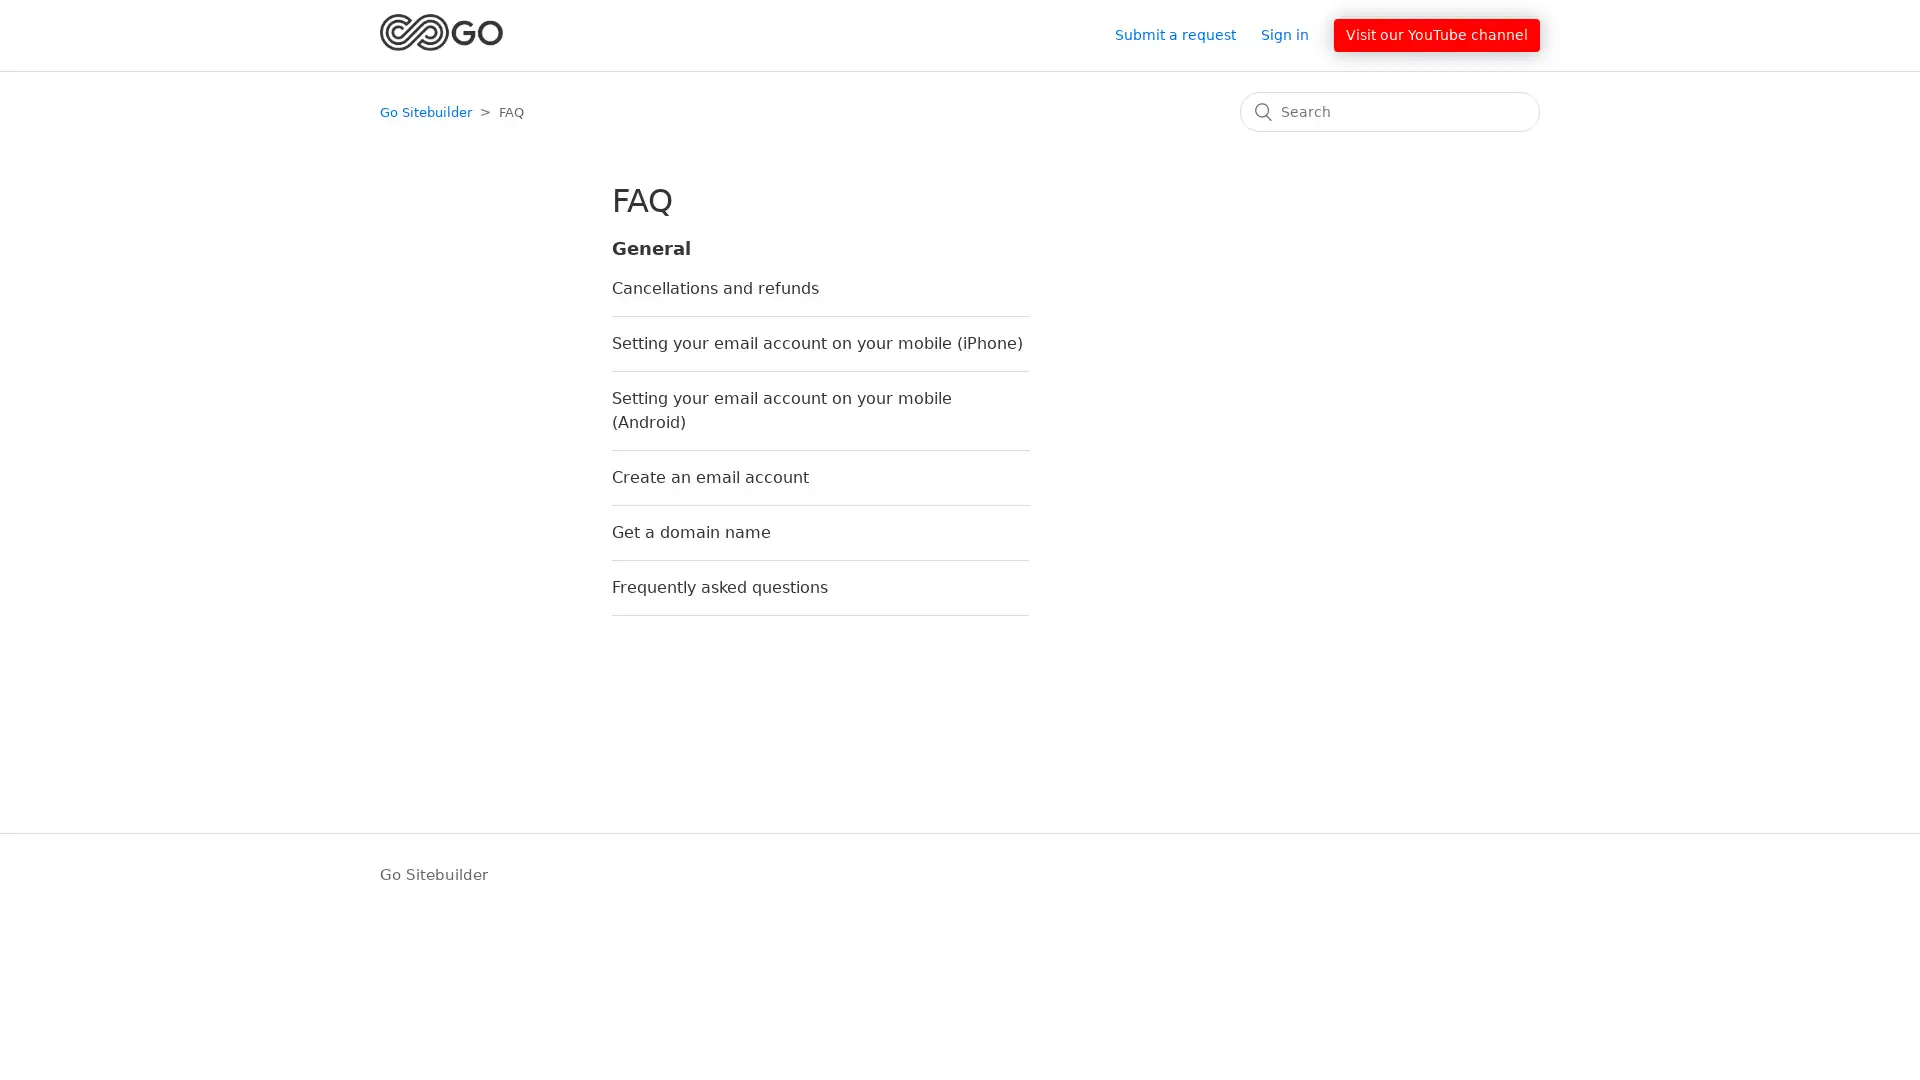 The width and height of the screenshot is (1920, 1080). What do you see at coordinates (1295, 34) in the screenshot?
I see `Sign in` at bounding box center [1295, 34].